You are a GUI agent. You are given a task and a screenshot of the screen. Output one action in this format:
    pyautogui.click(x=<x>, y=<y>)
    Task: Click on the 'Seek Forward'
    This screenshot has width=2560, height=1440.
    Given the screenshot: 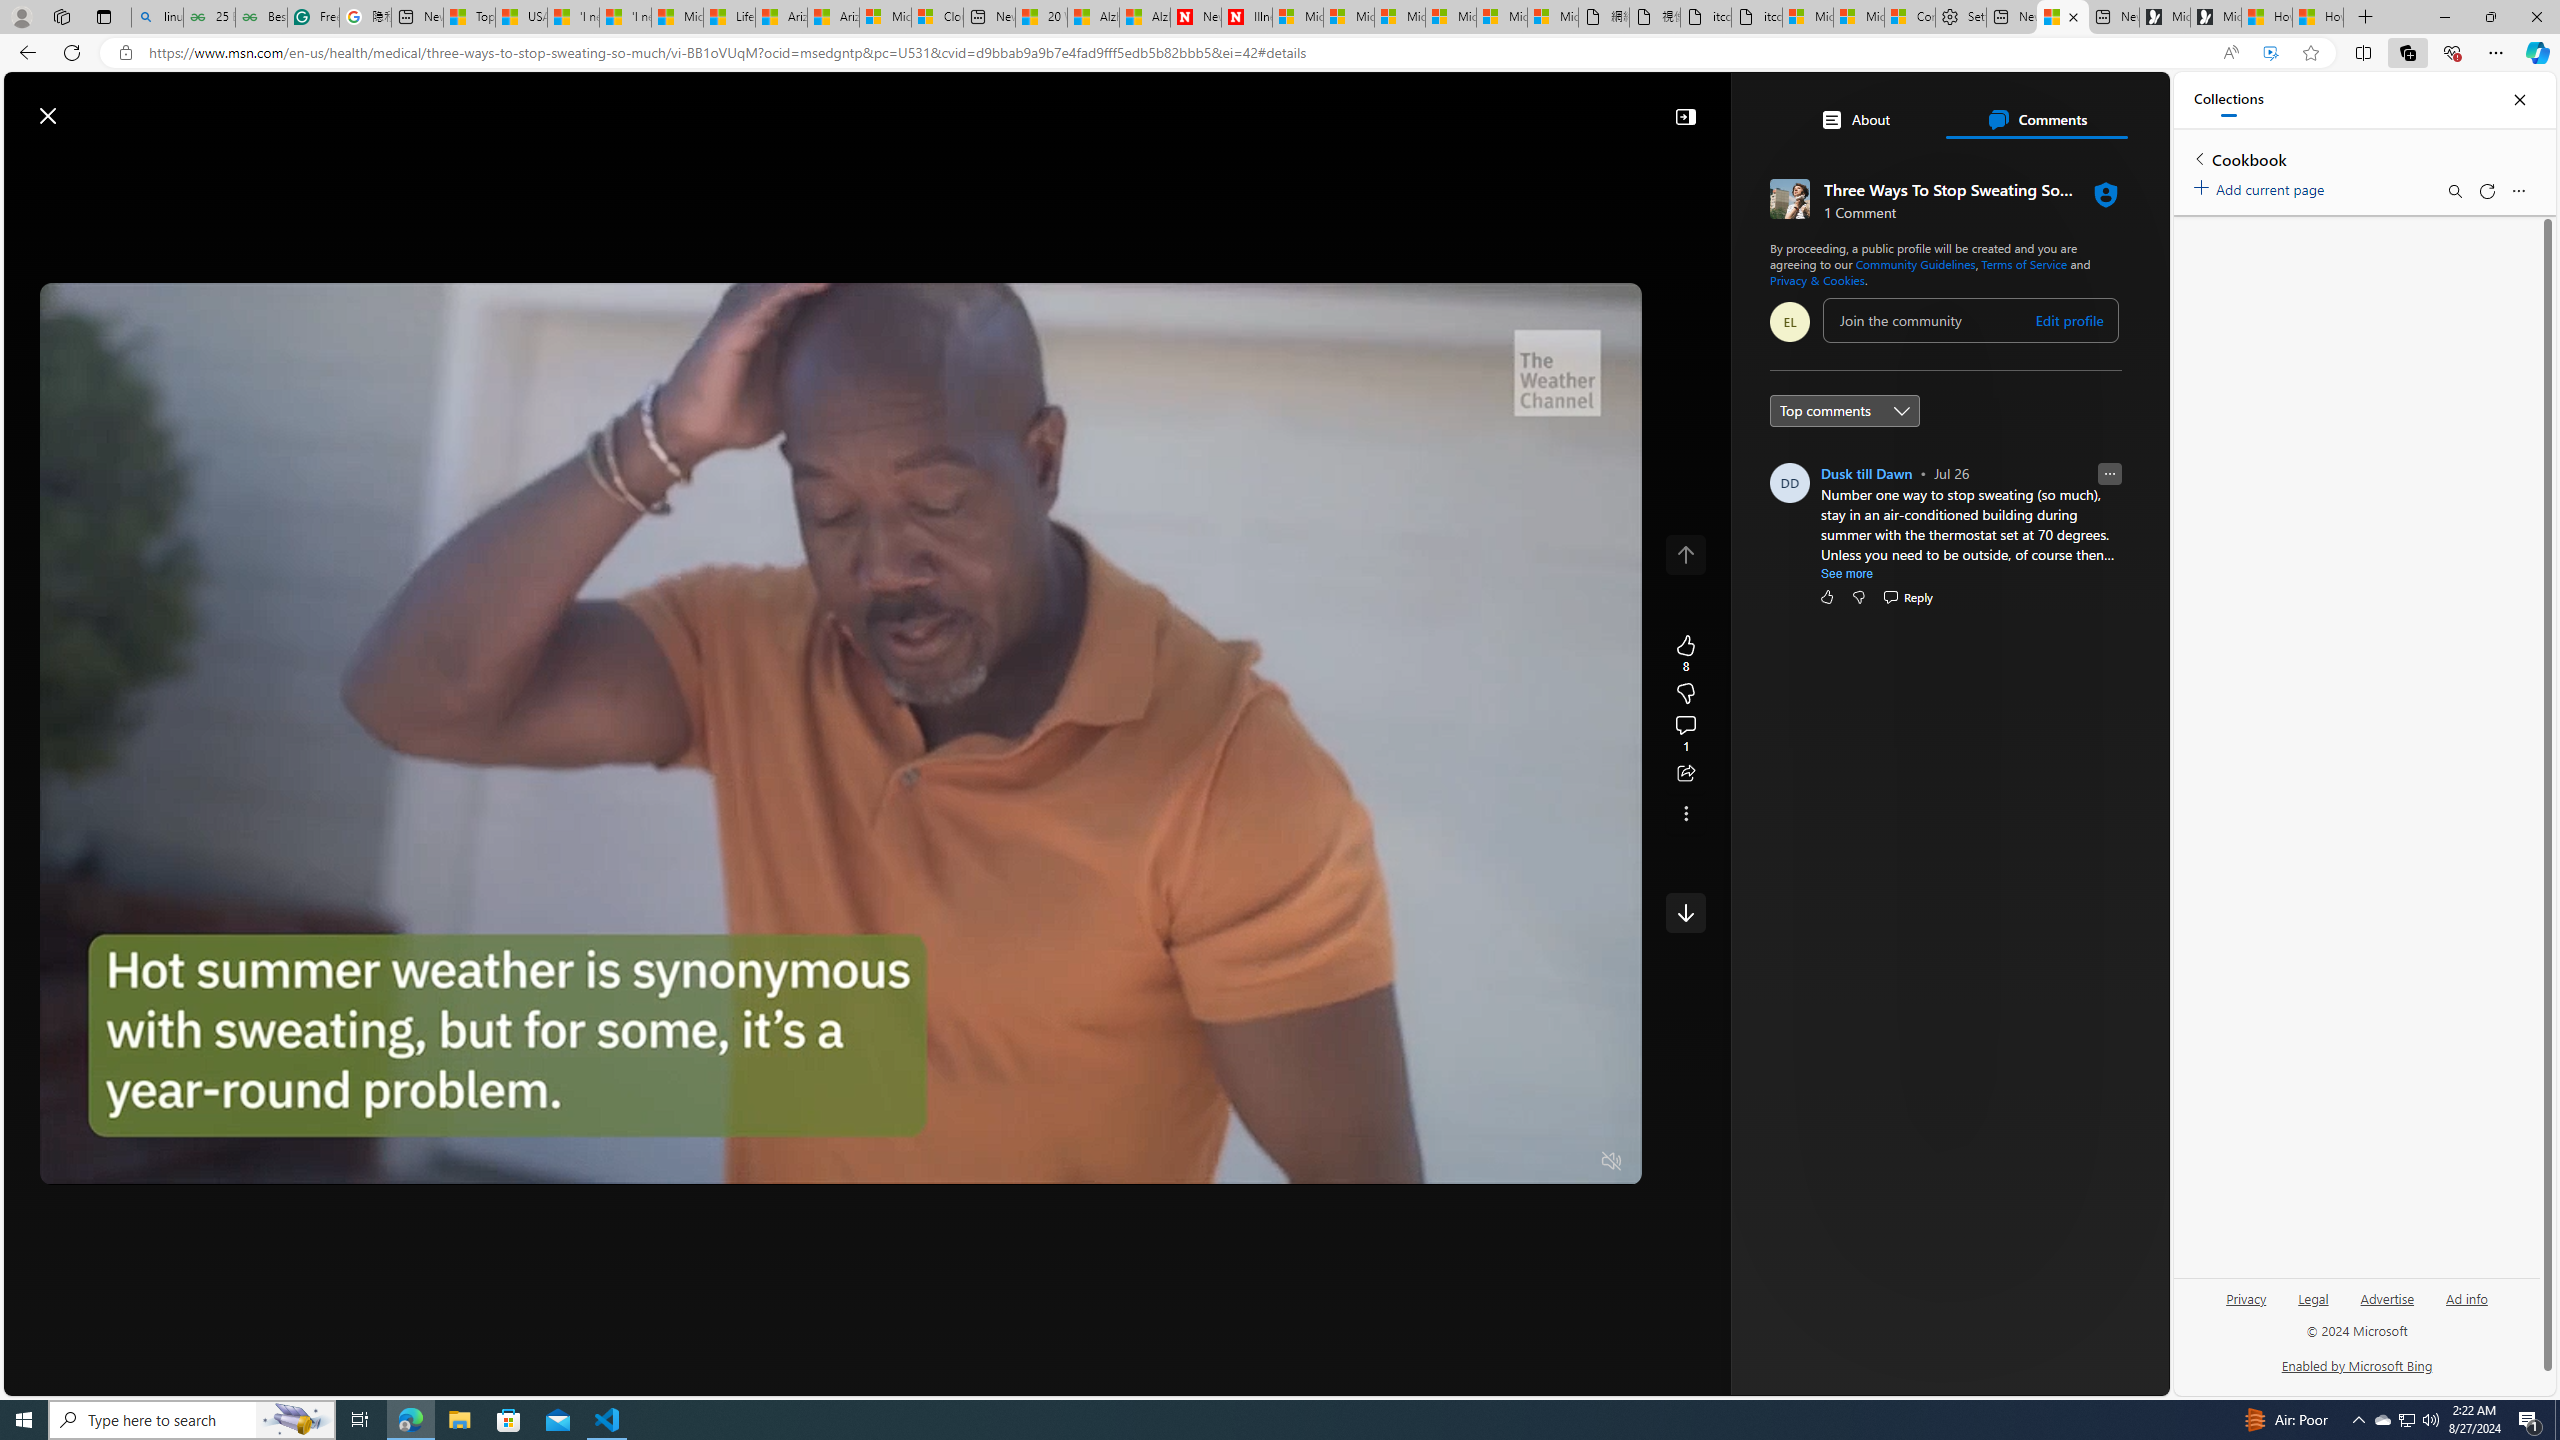 What is the action you would take?
    pyautogui.click(x=148, y=1161)
    